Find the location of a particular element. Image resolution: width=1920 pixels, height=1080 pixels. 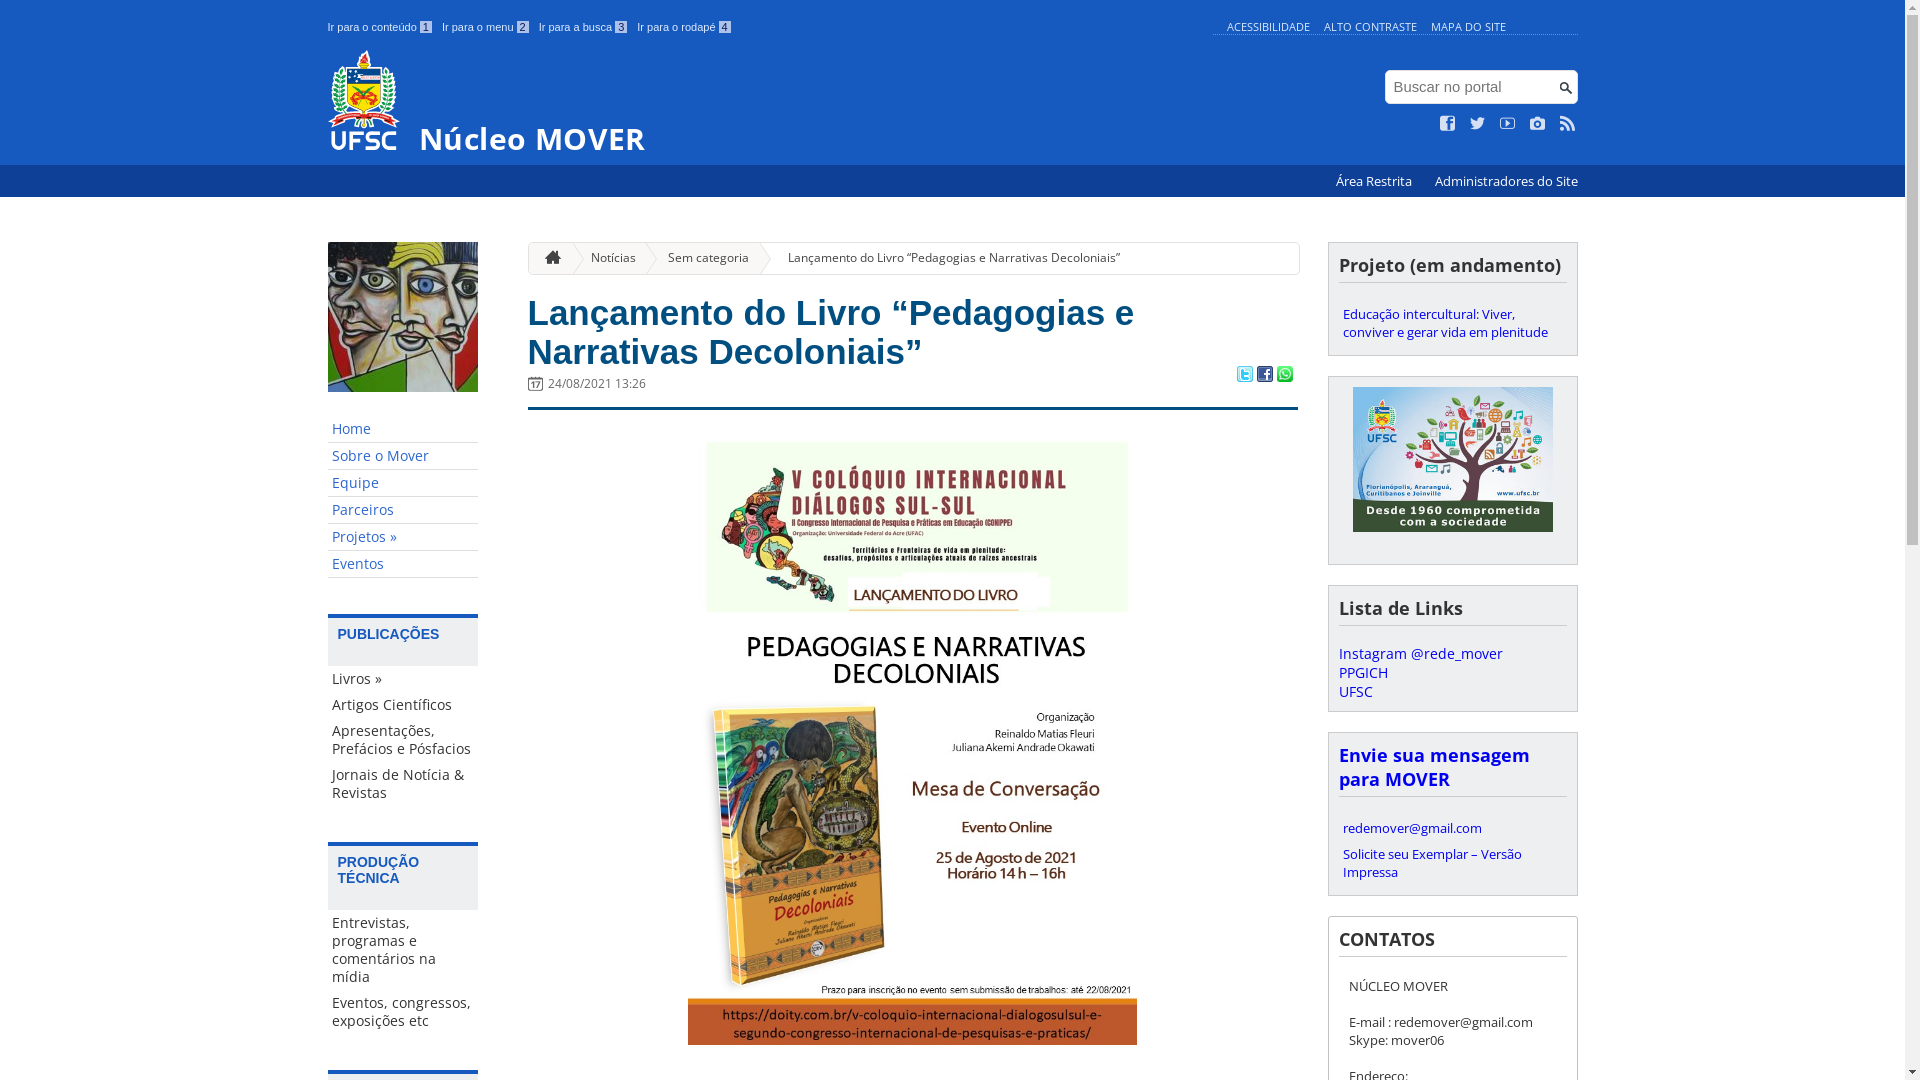

'Siga no Twitter' is located at coordinates (1469, 123).